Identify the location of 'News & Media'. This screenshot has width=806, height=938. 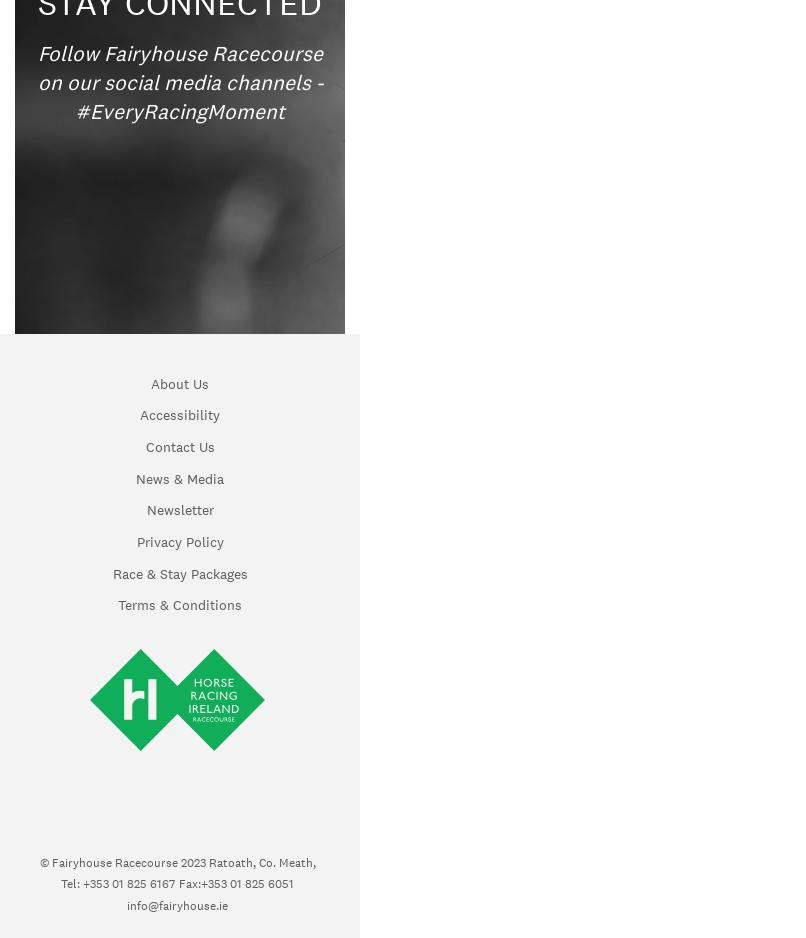
(179, 478).